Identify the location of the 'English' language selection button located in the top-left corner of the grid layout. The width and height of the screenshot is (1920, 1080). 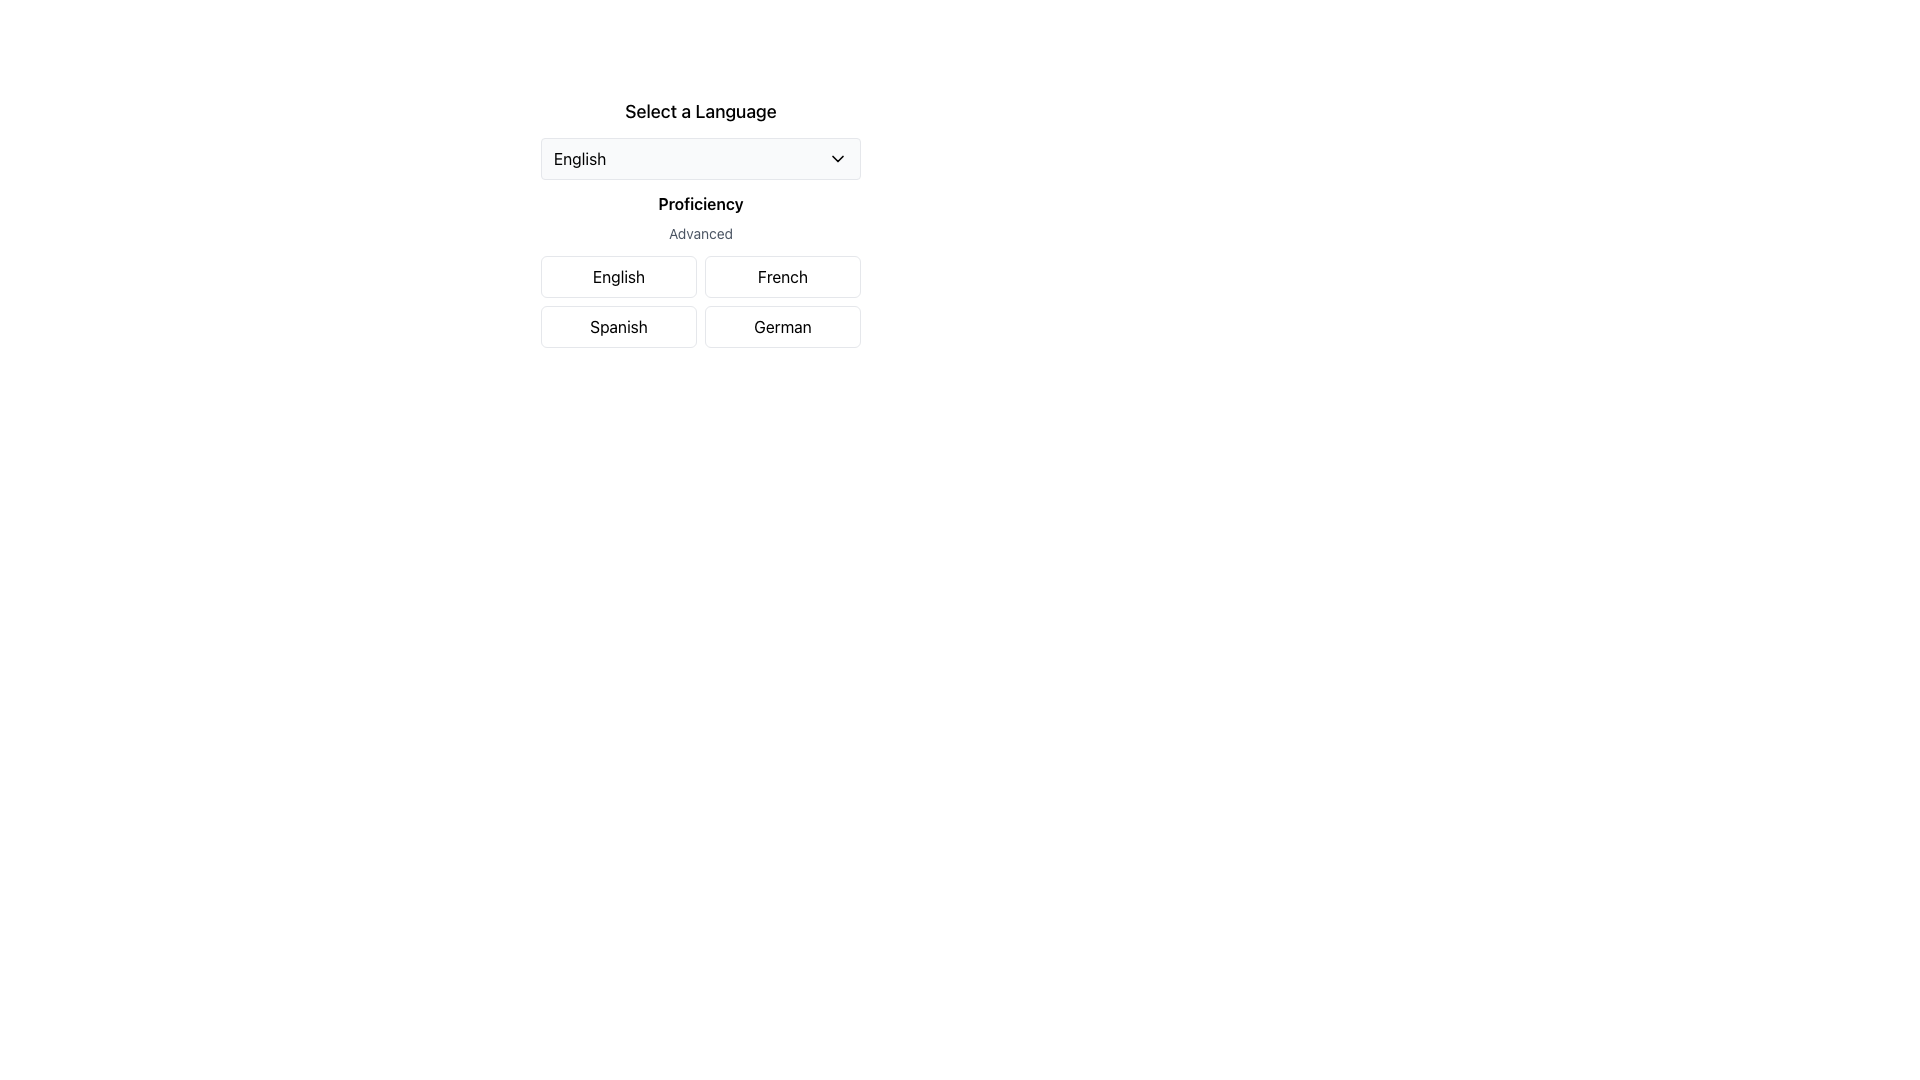
(618, 277).